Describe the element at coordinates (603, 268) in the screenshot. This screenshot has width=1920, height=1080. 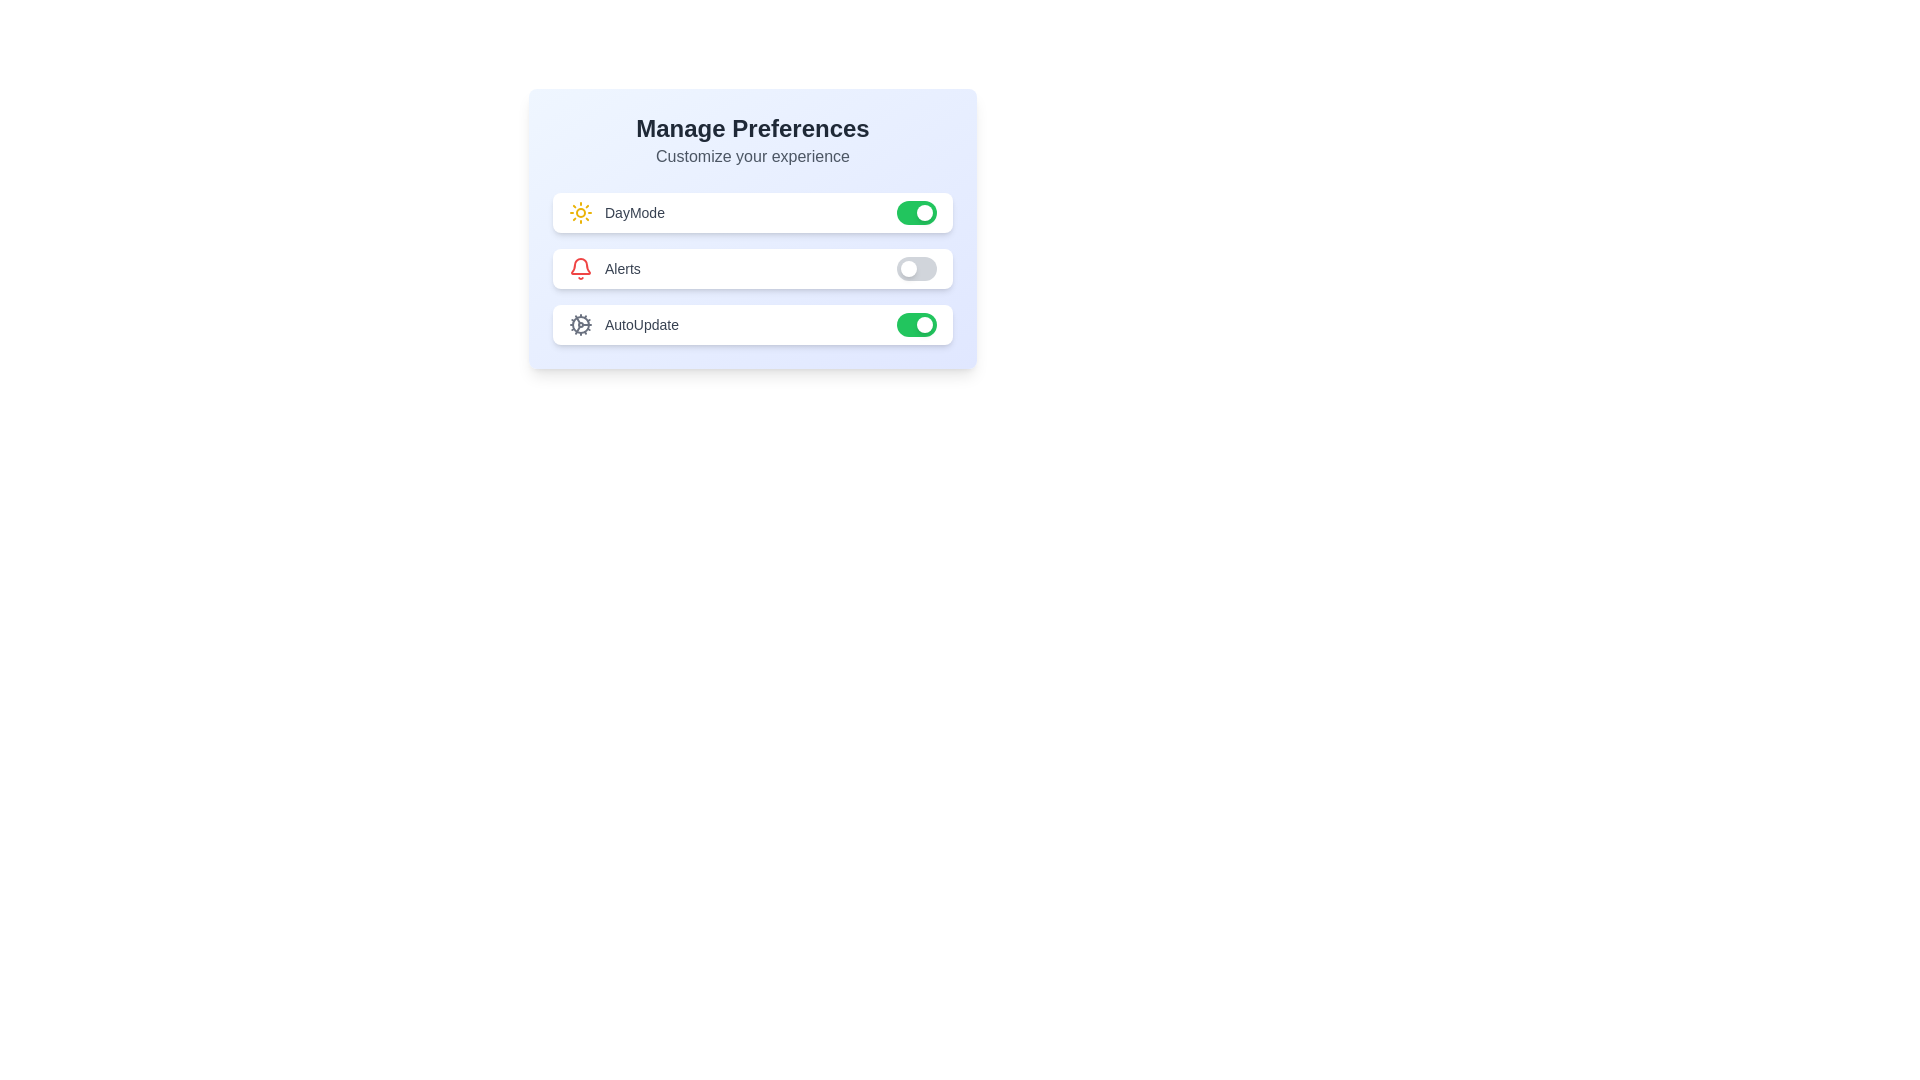
I see `the label with icon that serves as a title for the alert or notification preferences, located below the 'DayMode' toggle and above the 'AutoUpdate' toggle` at that location.